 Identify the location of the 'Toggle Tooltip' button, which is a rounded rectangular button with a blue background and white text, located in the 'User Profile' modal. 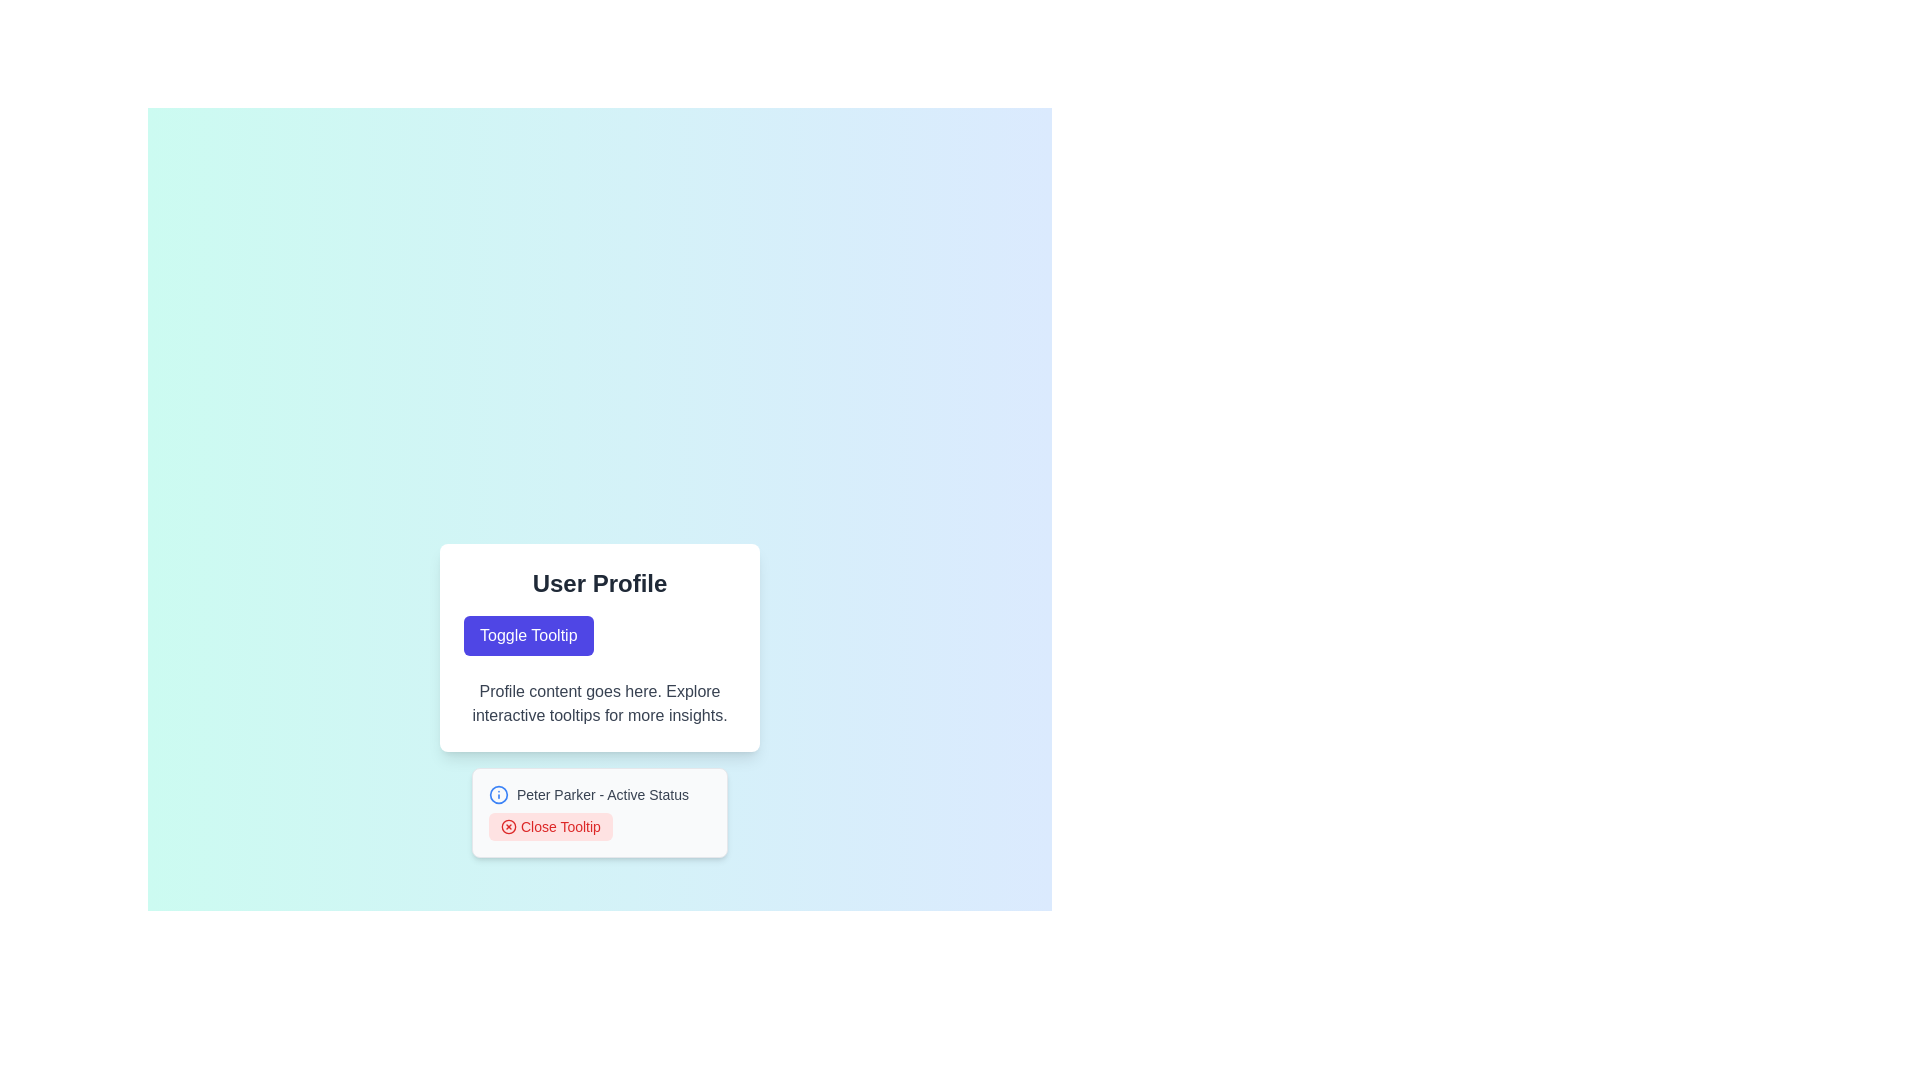
(528, 636).